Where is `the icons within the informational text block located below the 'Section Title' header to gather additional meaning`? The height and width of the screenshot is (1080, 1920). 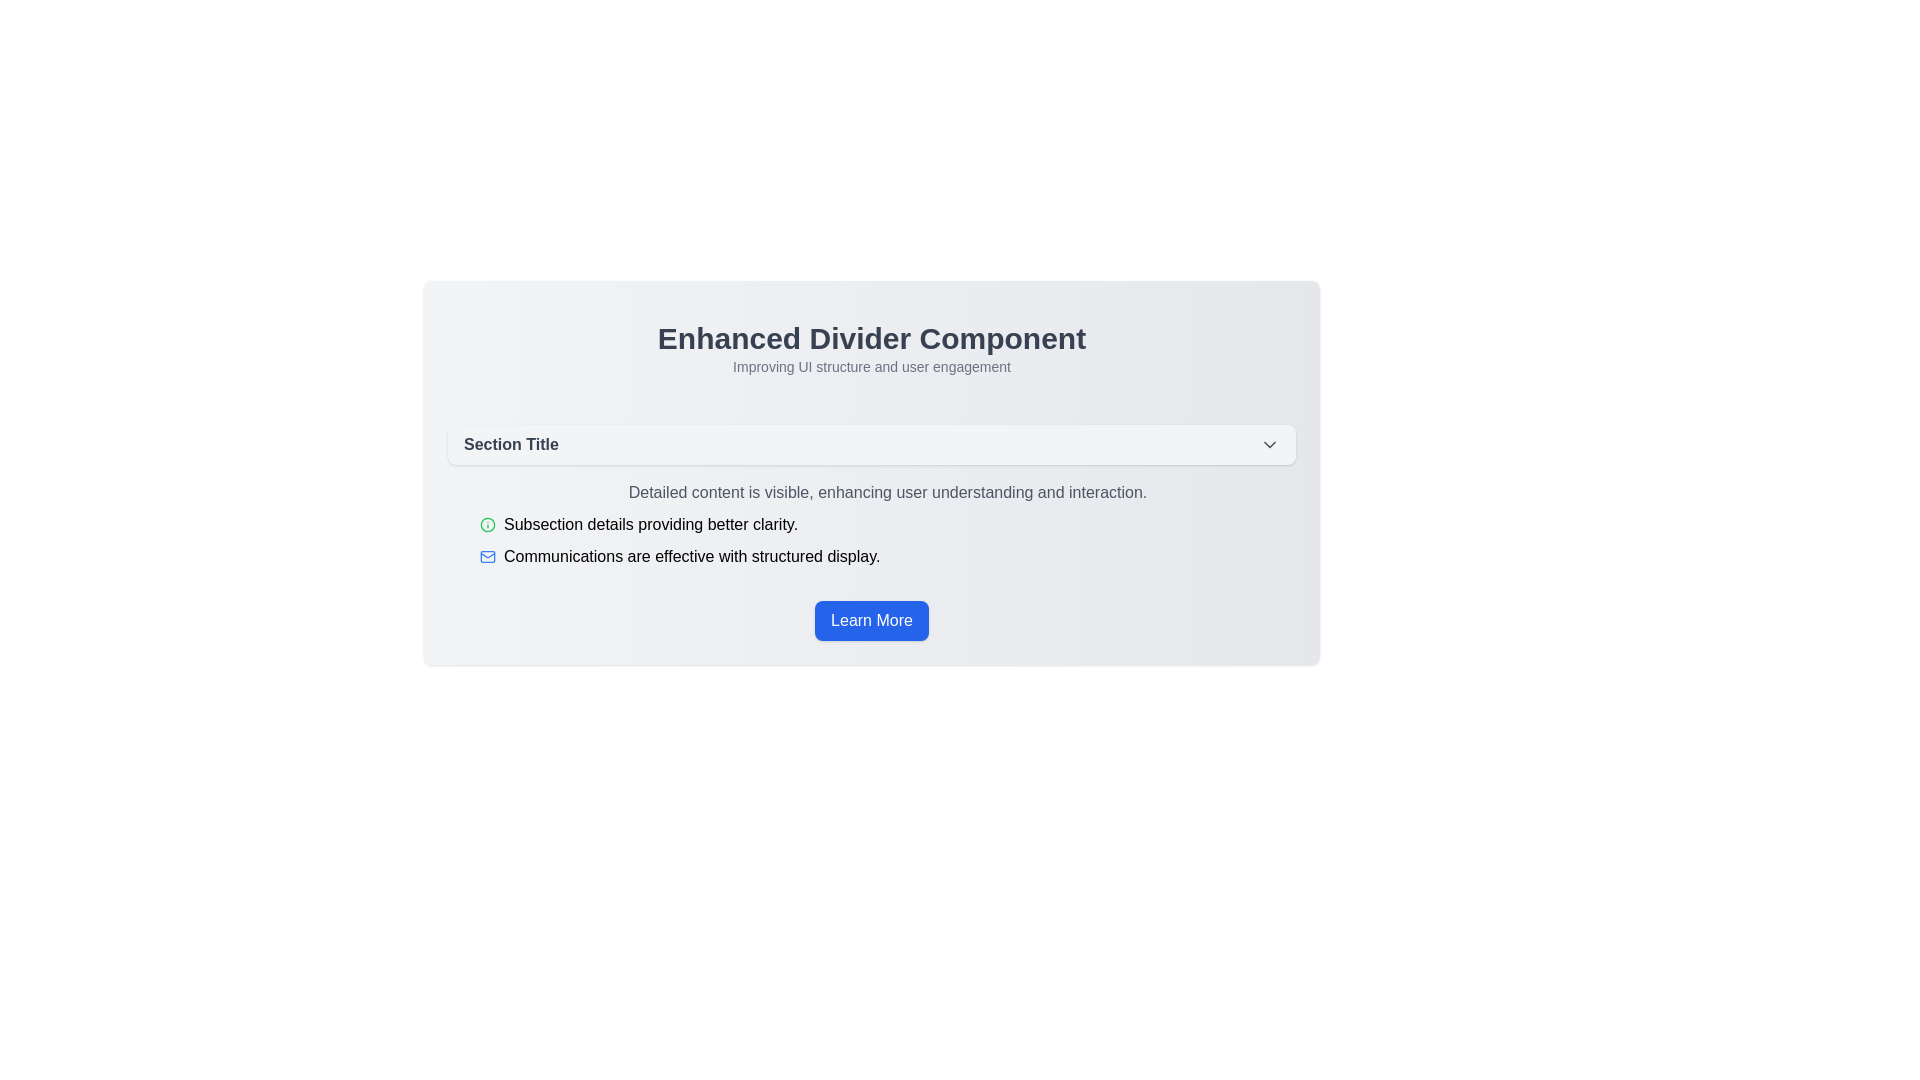 the icons within the informational text block located below the 'Section Title' header to gather additional meaning is located at coordinates (872, 523).